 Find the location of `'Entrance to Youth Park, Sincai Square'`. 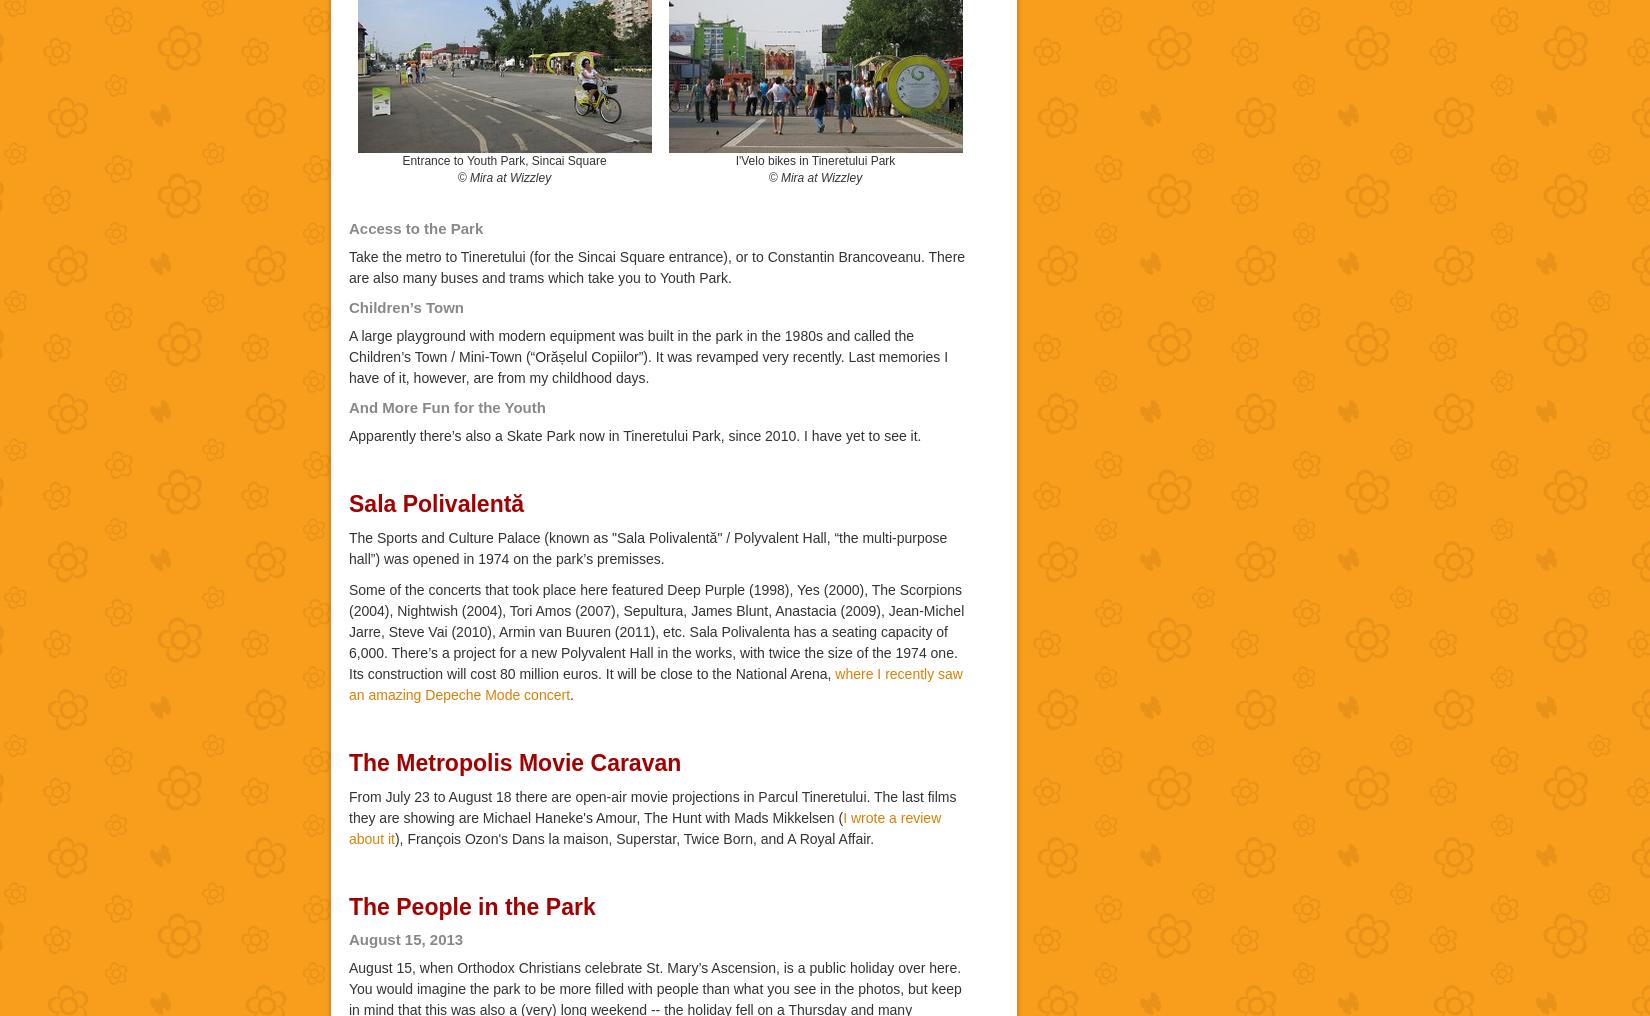

'Entrance to Youth Park, Sincai Square' is located at coordinates (503, 159).